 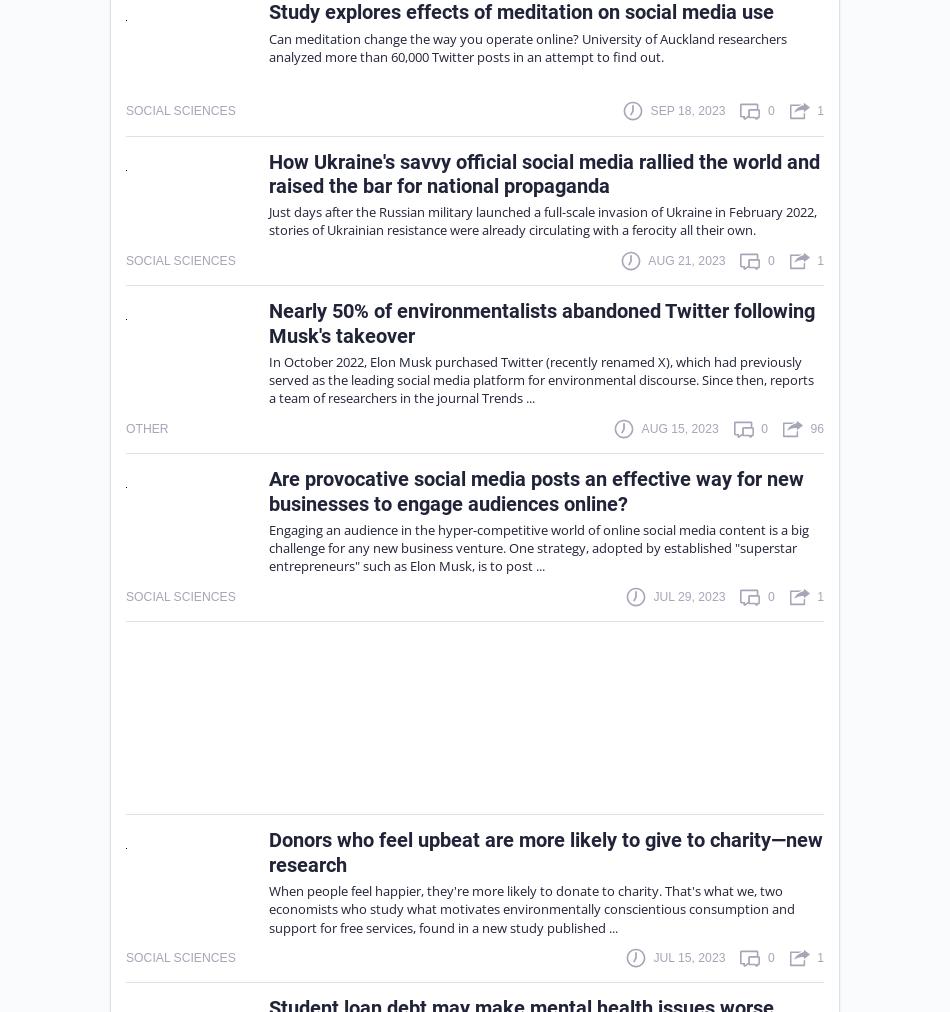 What do you see at coordinates (544, 173) in the screenshot?
I see `'How Ukraine's savvy official social media rallied the world and raised the bar for national propaganda'` at bounding box center [544, 173].